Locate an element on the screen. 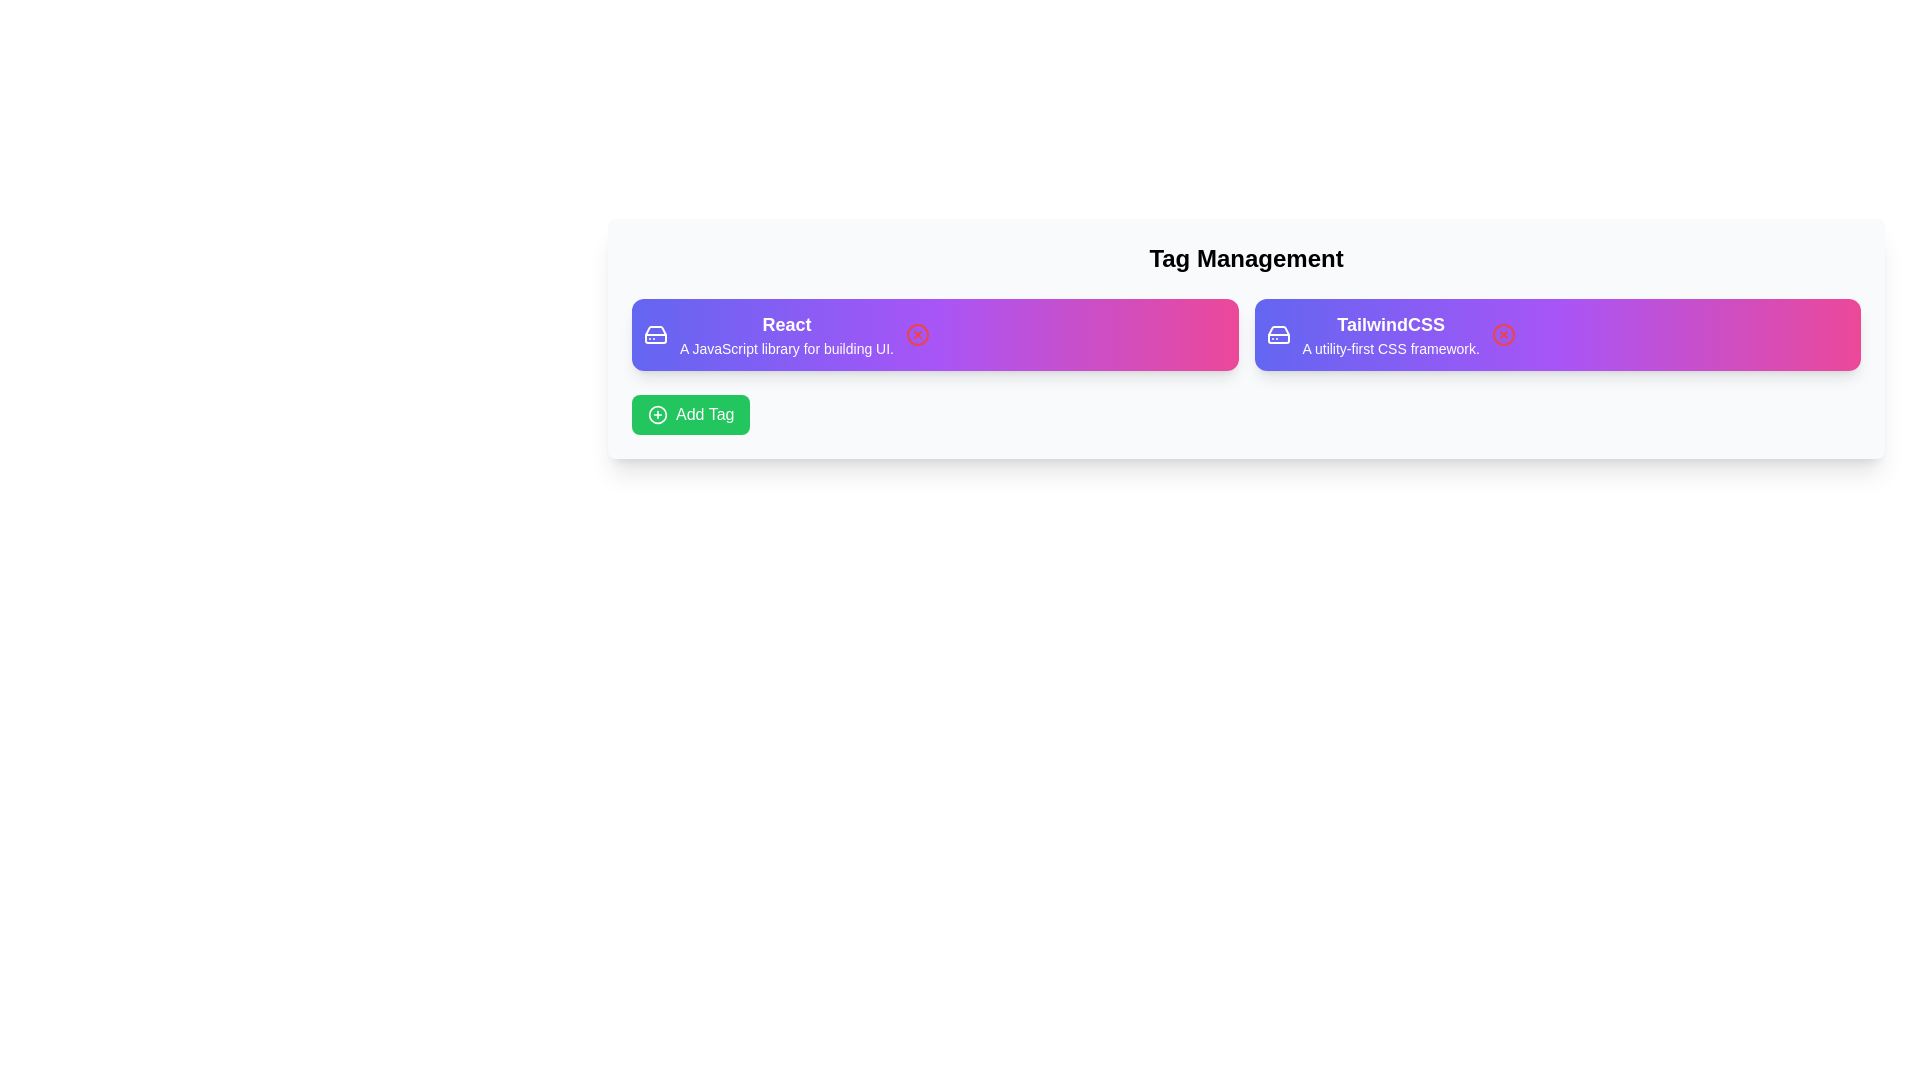  the static text element stating 'A utility-first CSS framework.' which is positioned below the title 'TailwindCSS' within a purple-pink gradient background is located at coordinates (1390, 347).